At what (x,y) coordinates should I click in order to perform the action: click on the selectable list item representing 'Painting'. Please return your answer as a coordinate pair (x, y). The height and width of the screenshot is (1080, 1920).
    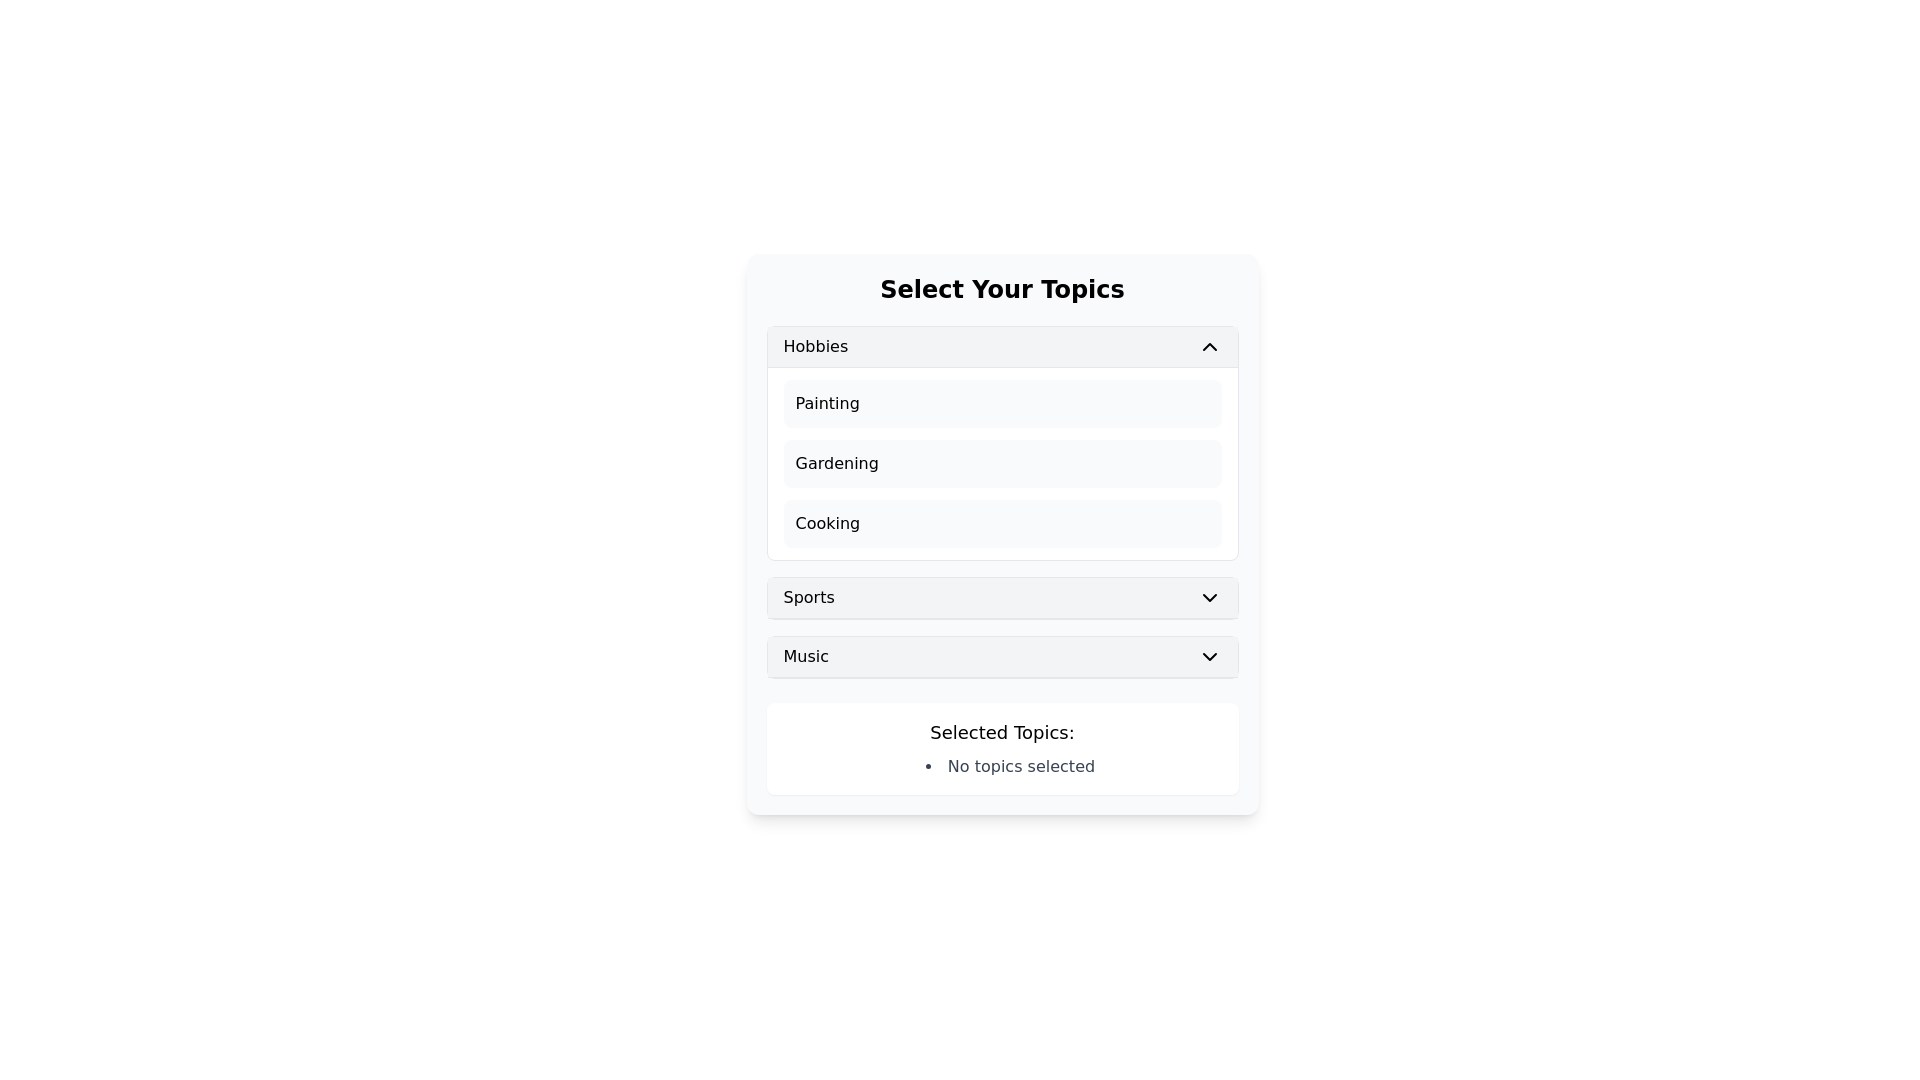
    Looking at the image, I should click on (1002, 404).